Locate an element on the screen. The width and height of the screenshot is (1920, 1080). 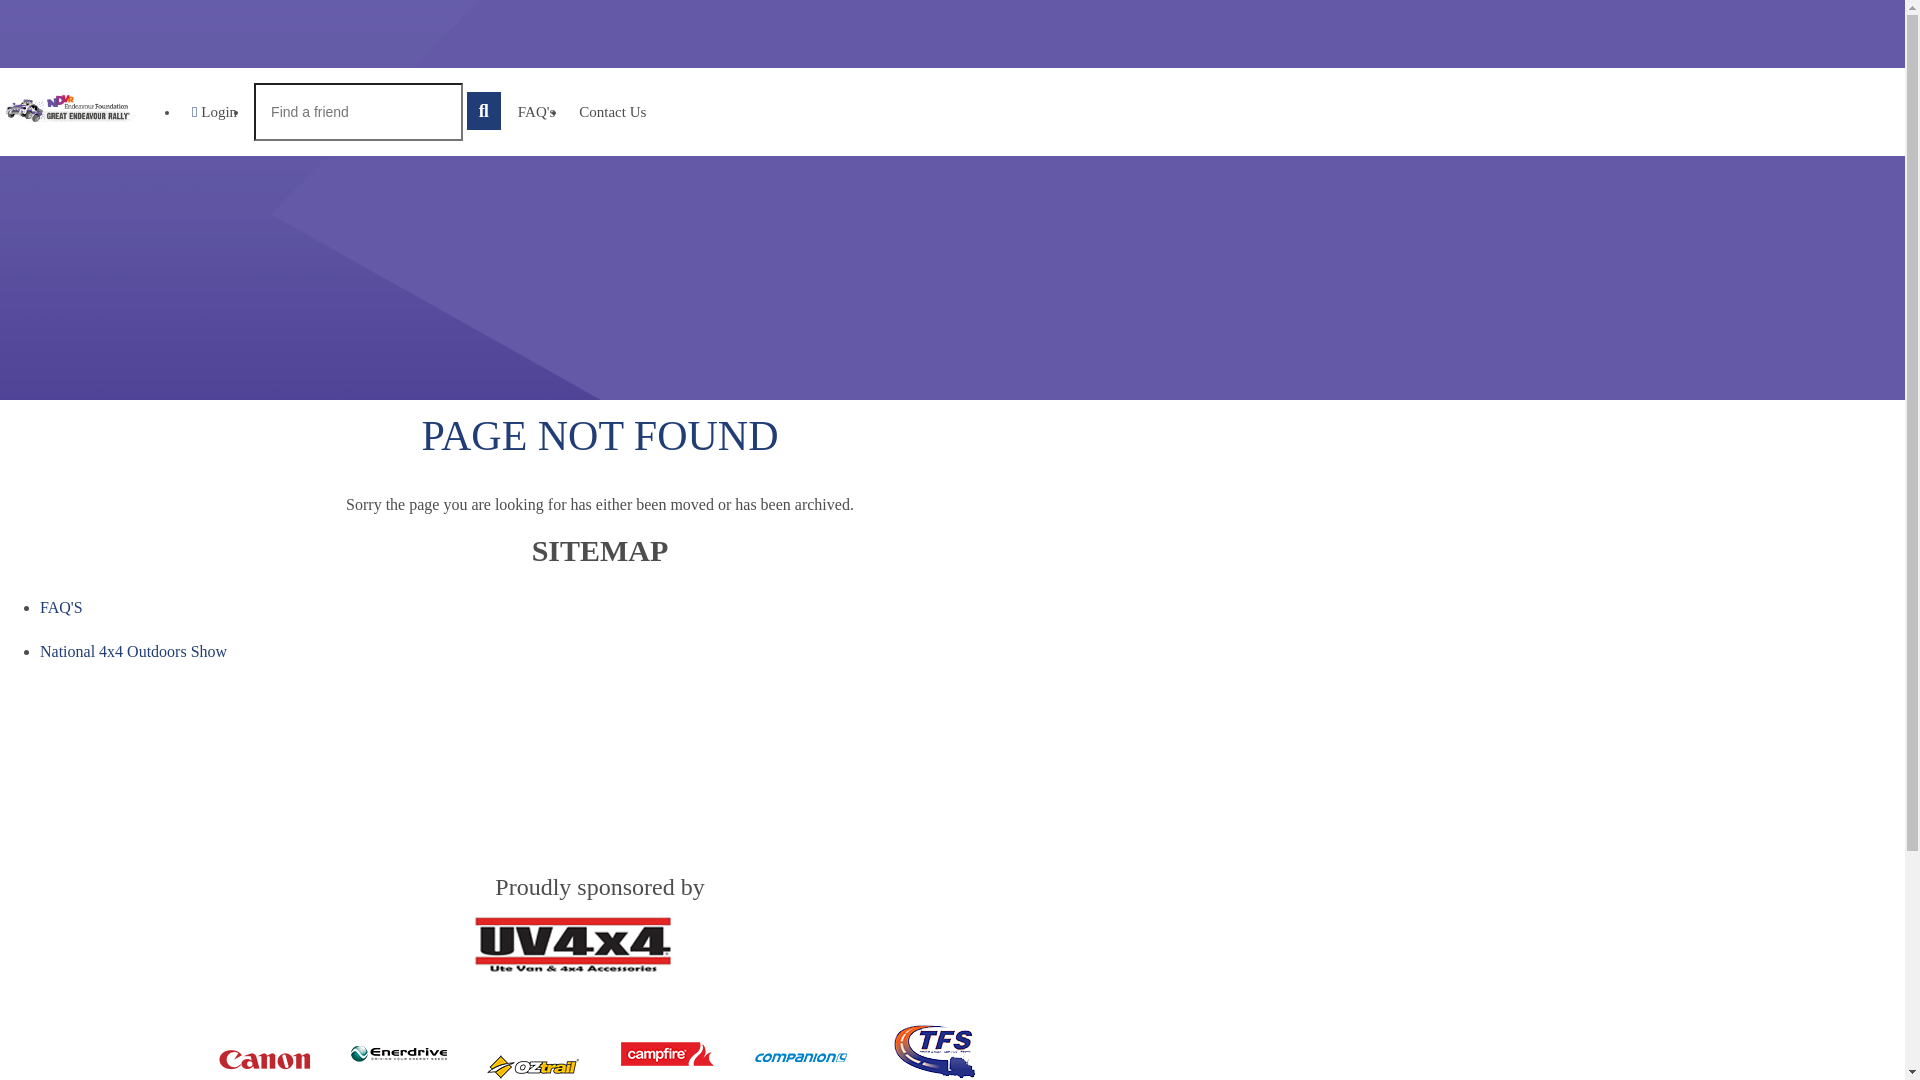
'Contact Us' is located at coordinates (611, 111).